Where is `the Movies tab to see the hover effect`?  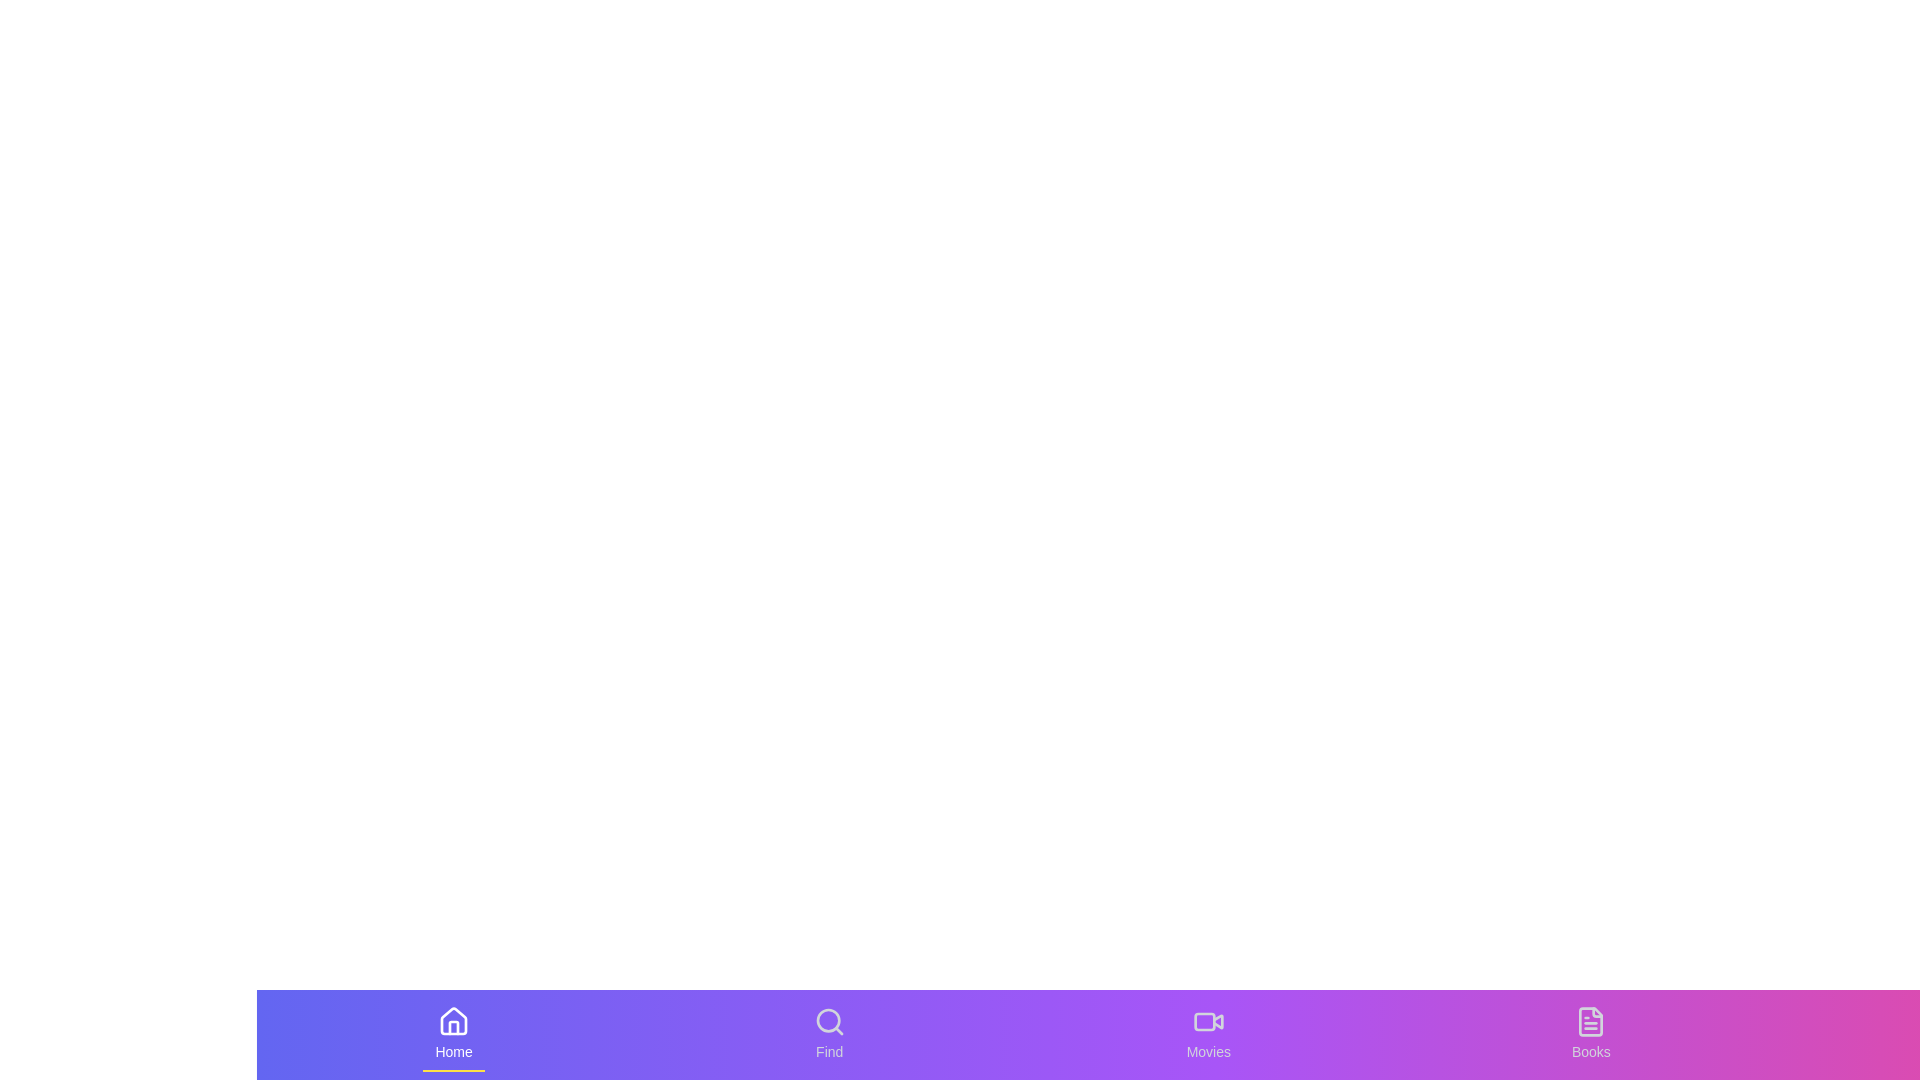 the Movies tab to see the hover effect is located at coordinates (1207, 1034).